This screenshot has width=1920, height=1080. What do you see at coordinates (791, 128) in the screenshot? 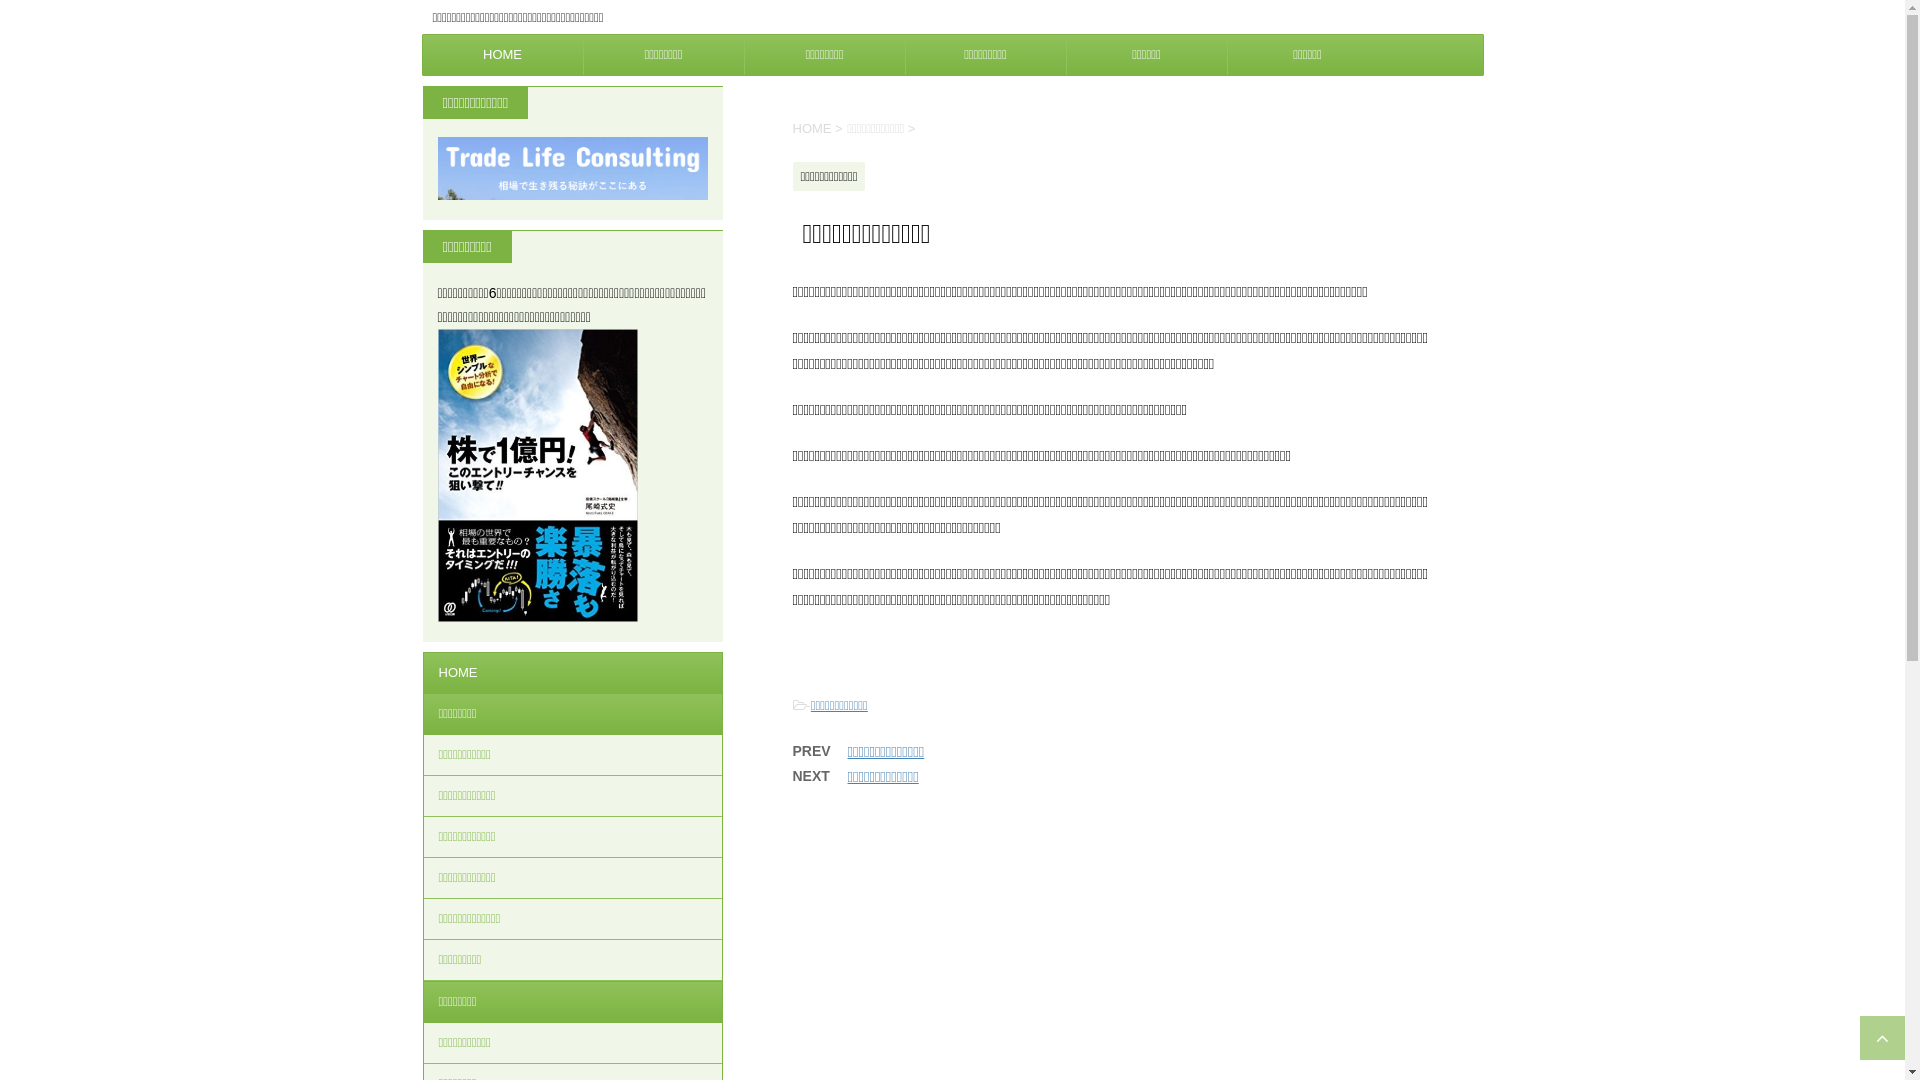
I see `'HOME'` at bounding box center [791, 128].